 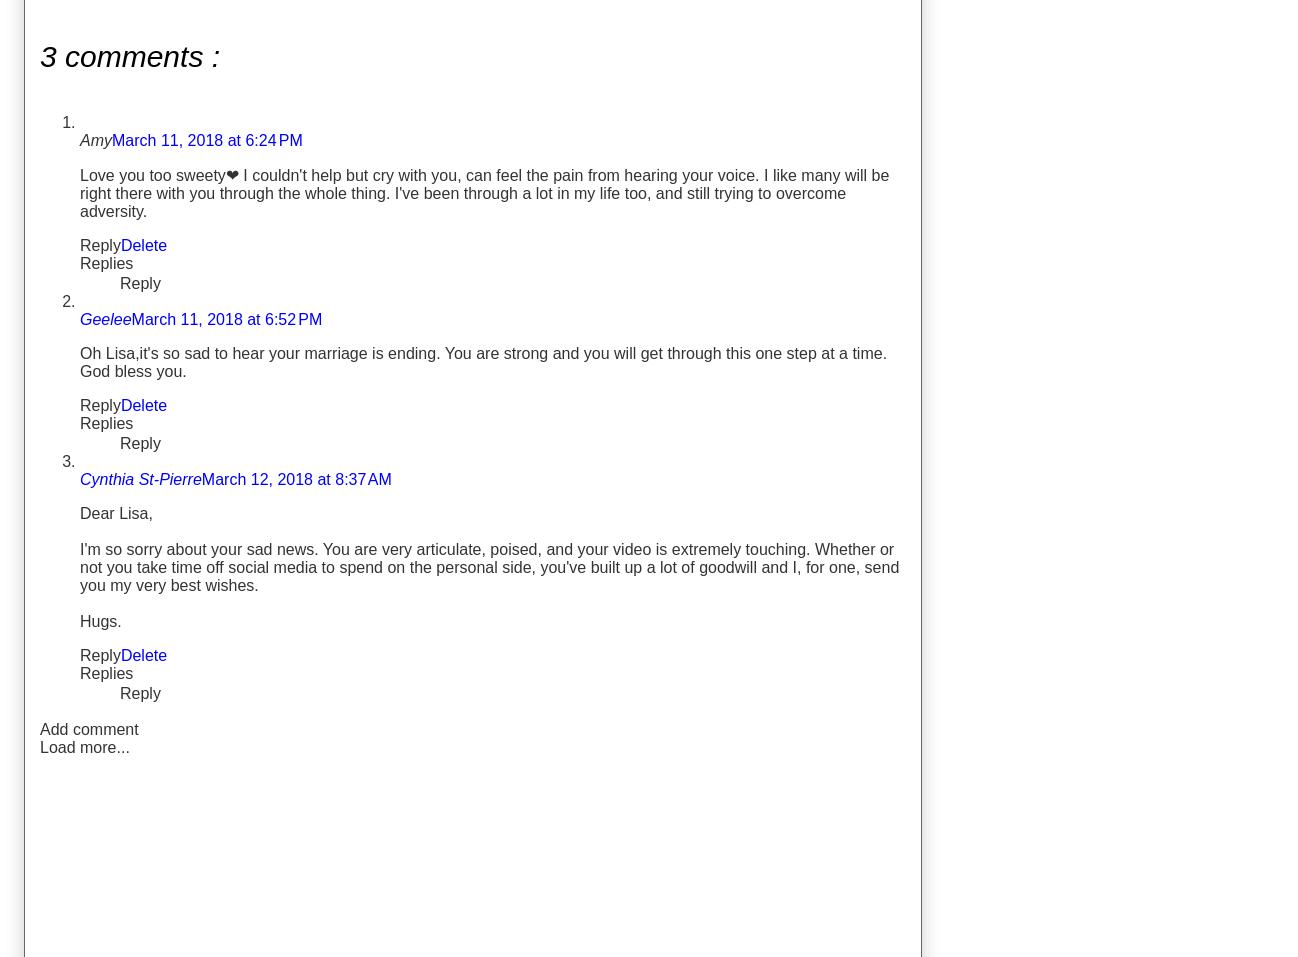 What do you see at coordinates (294, 477) in the screenshot?
I see `'March 12, 2018 at 8:37 AM'` at bounding box center [294, 477].